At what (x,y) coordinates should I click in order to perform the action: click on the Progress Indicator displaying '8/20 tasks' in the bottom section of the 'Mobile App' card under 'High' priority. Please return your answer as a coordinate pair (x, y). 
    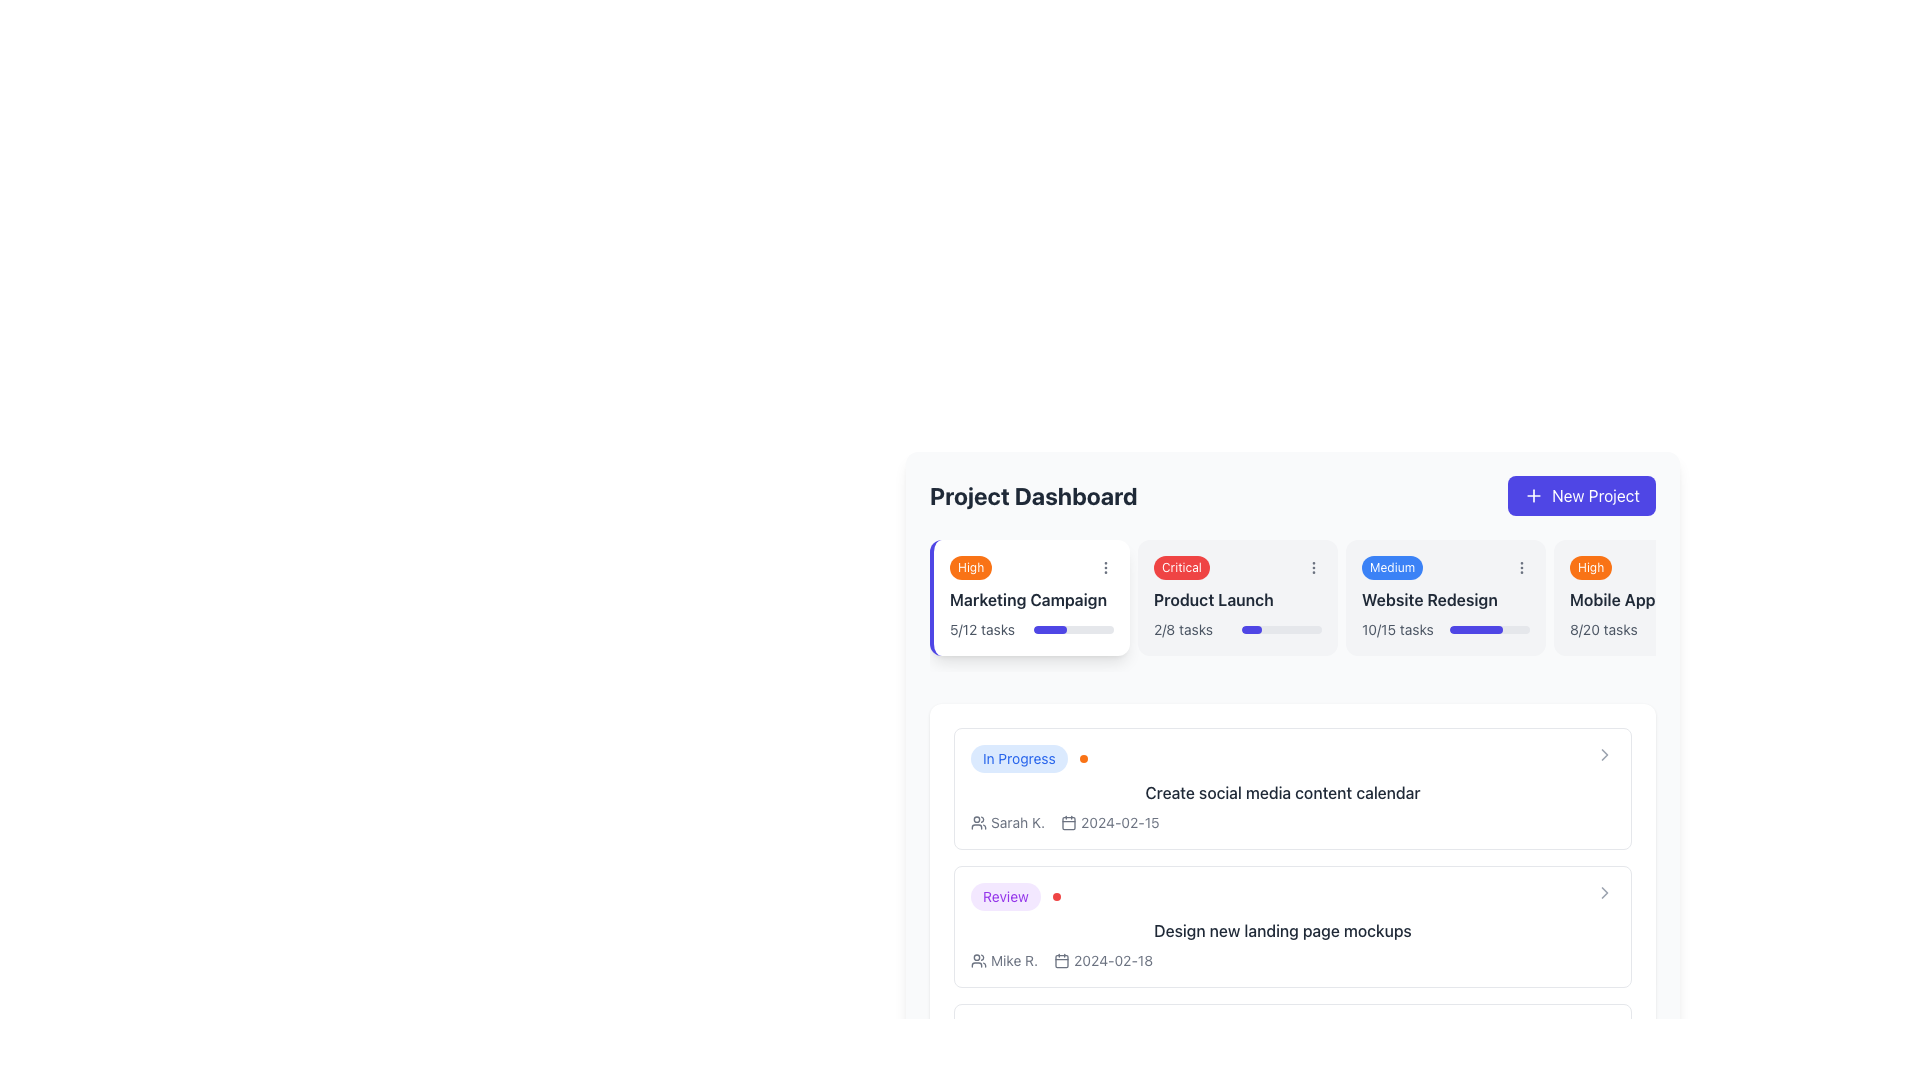
    Looking at the image, I should click on (1654, 628).